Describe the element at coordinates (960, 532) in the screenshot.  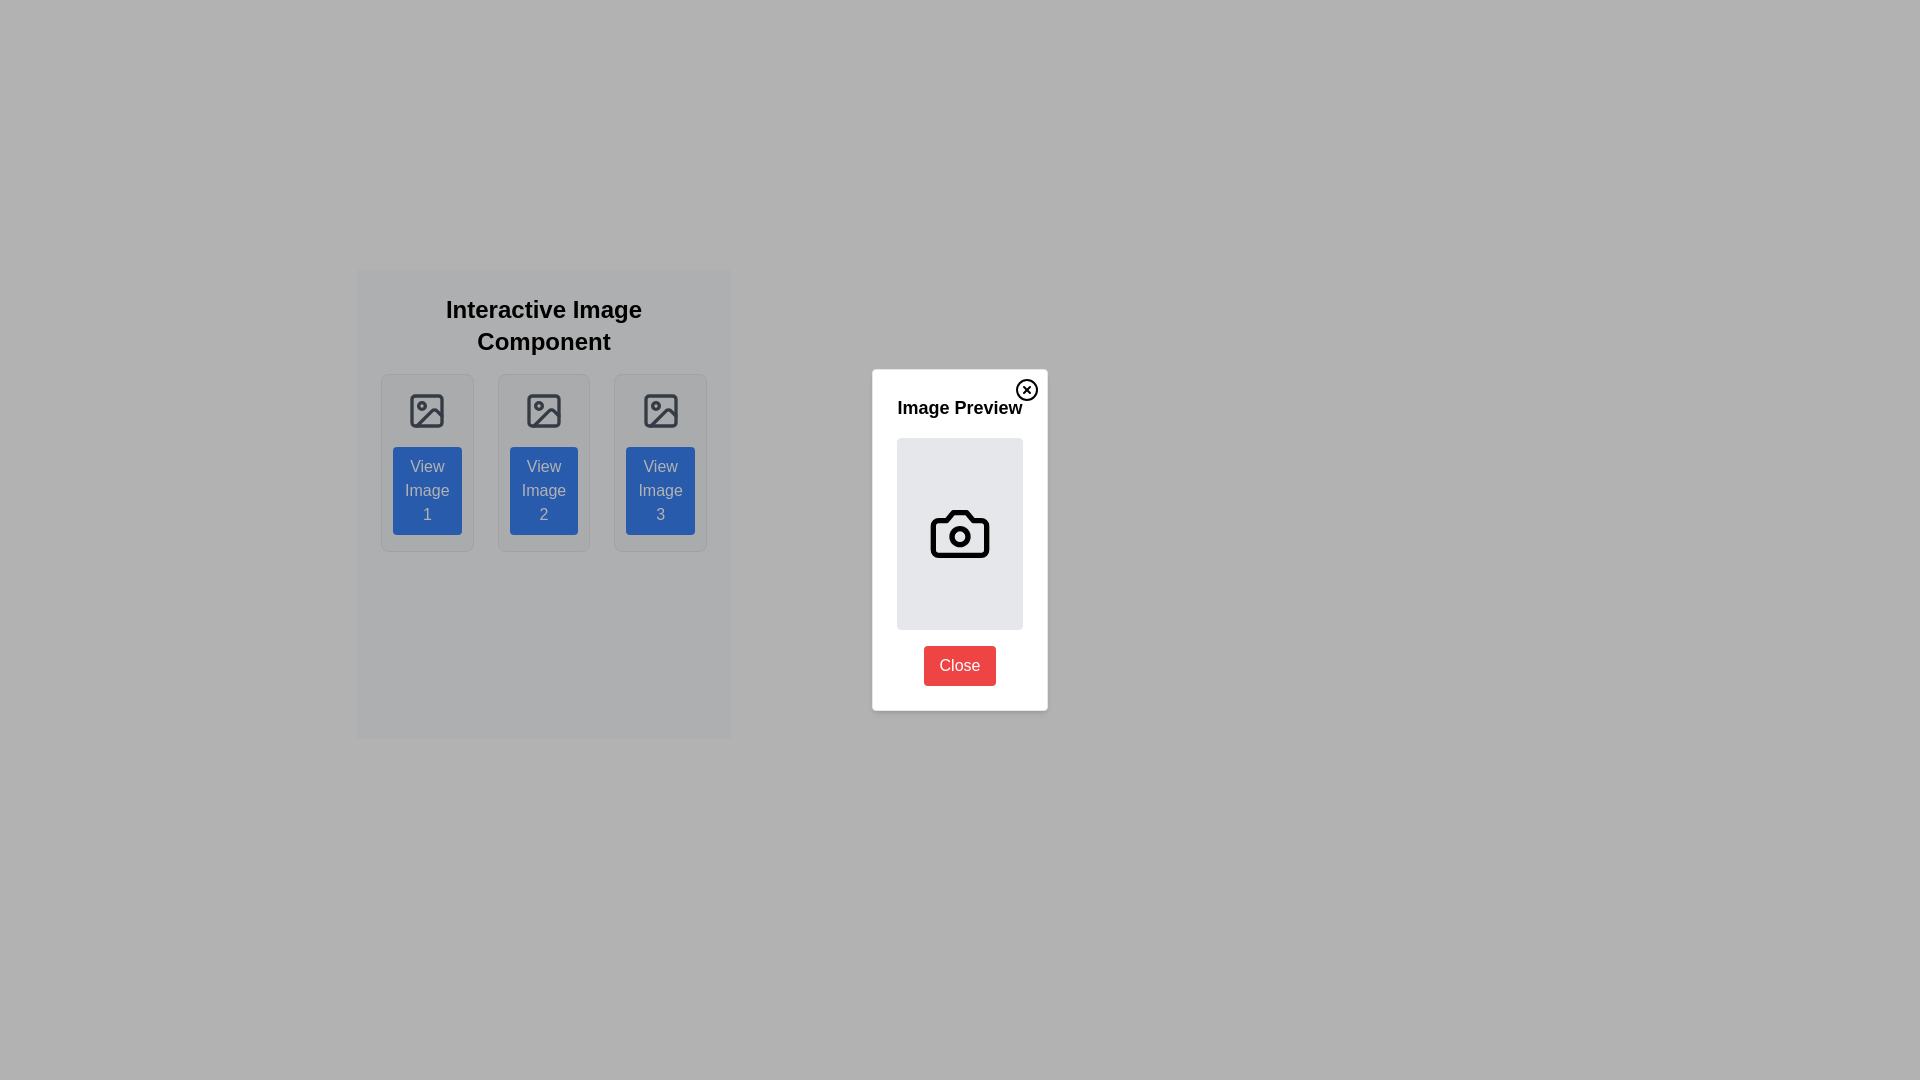
I see `the camera outline icon with a circular lens, which is the main visual element in the 'Image Preview' modal` at that location.